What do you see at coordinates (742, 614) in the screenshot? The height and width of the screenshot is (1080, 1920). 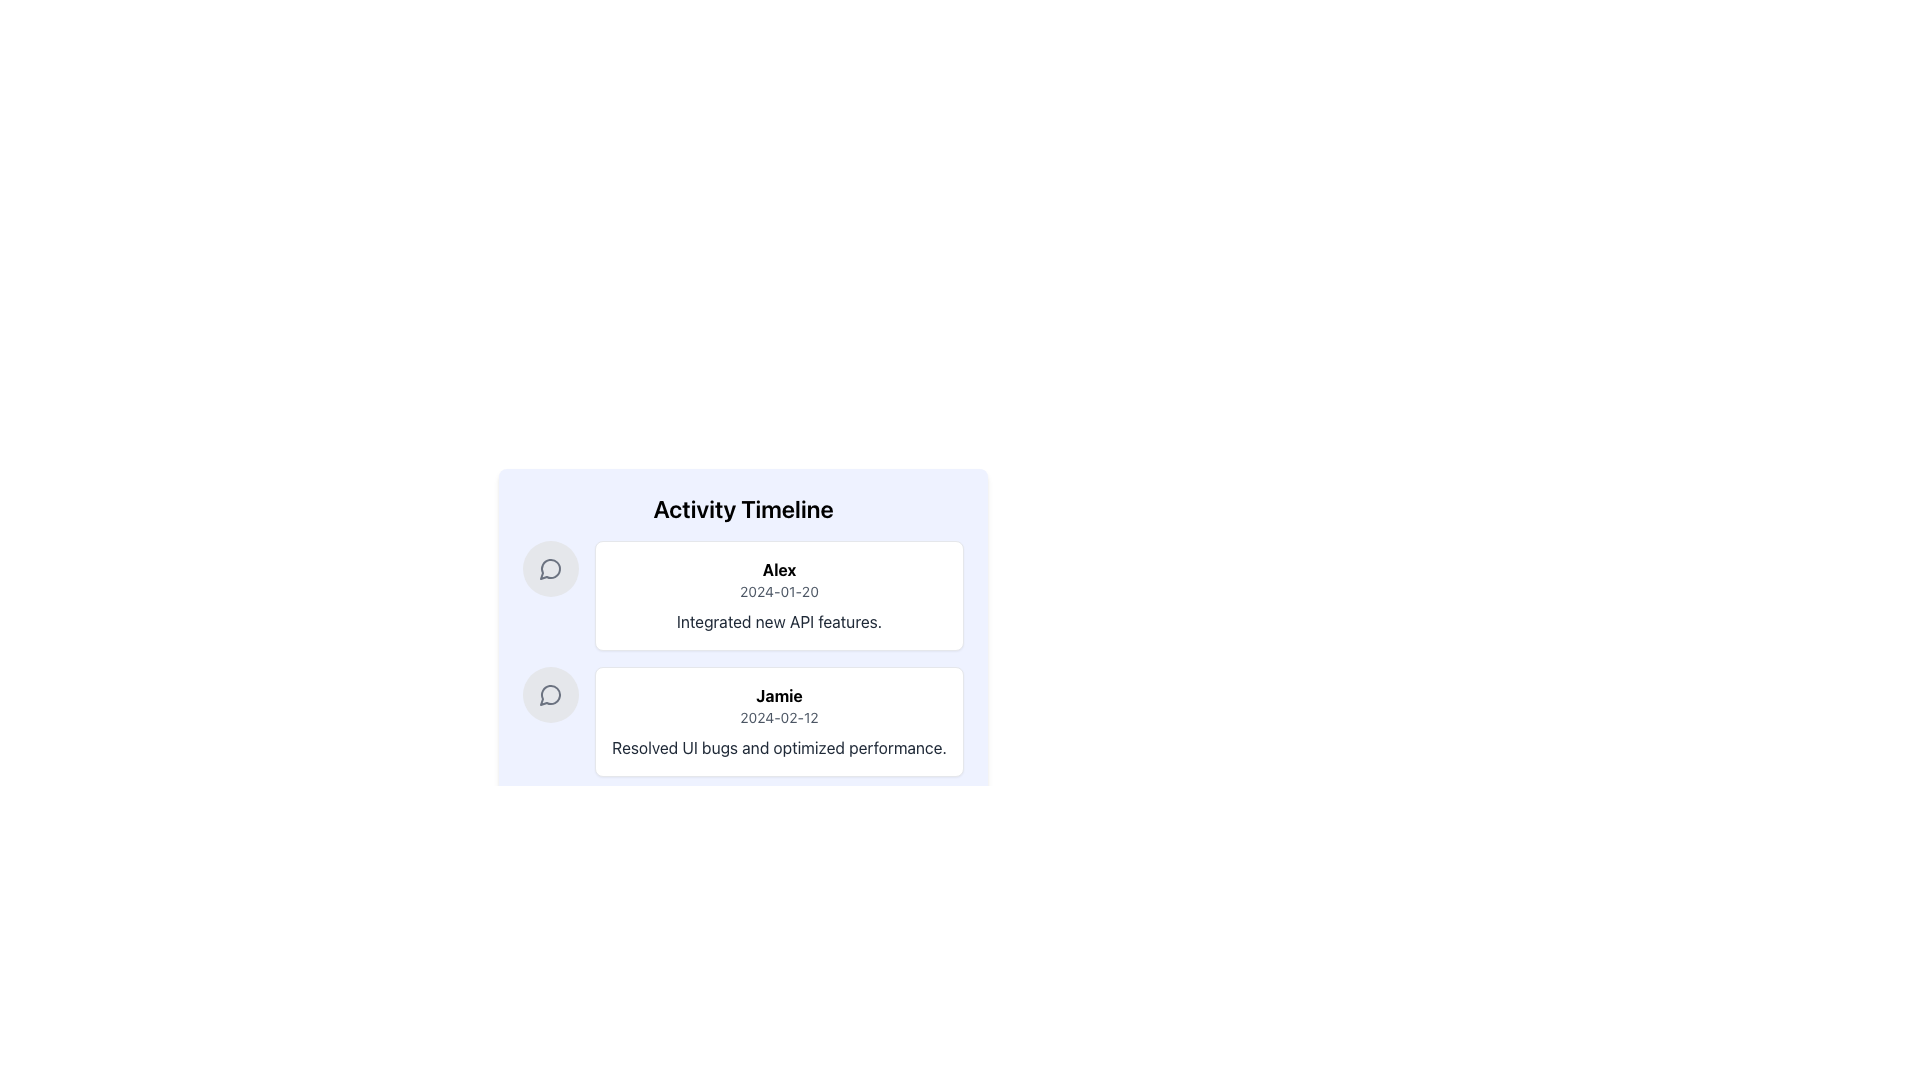 I see `the informational text element displaying 'Alex' with the date '2024-01-20' and description 'Integrated new API features.' in the first card of the 'Activity Timeline'` at bounding box center [742, 614].